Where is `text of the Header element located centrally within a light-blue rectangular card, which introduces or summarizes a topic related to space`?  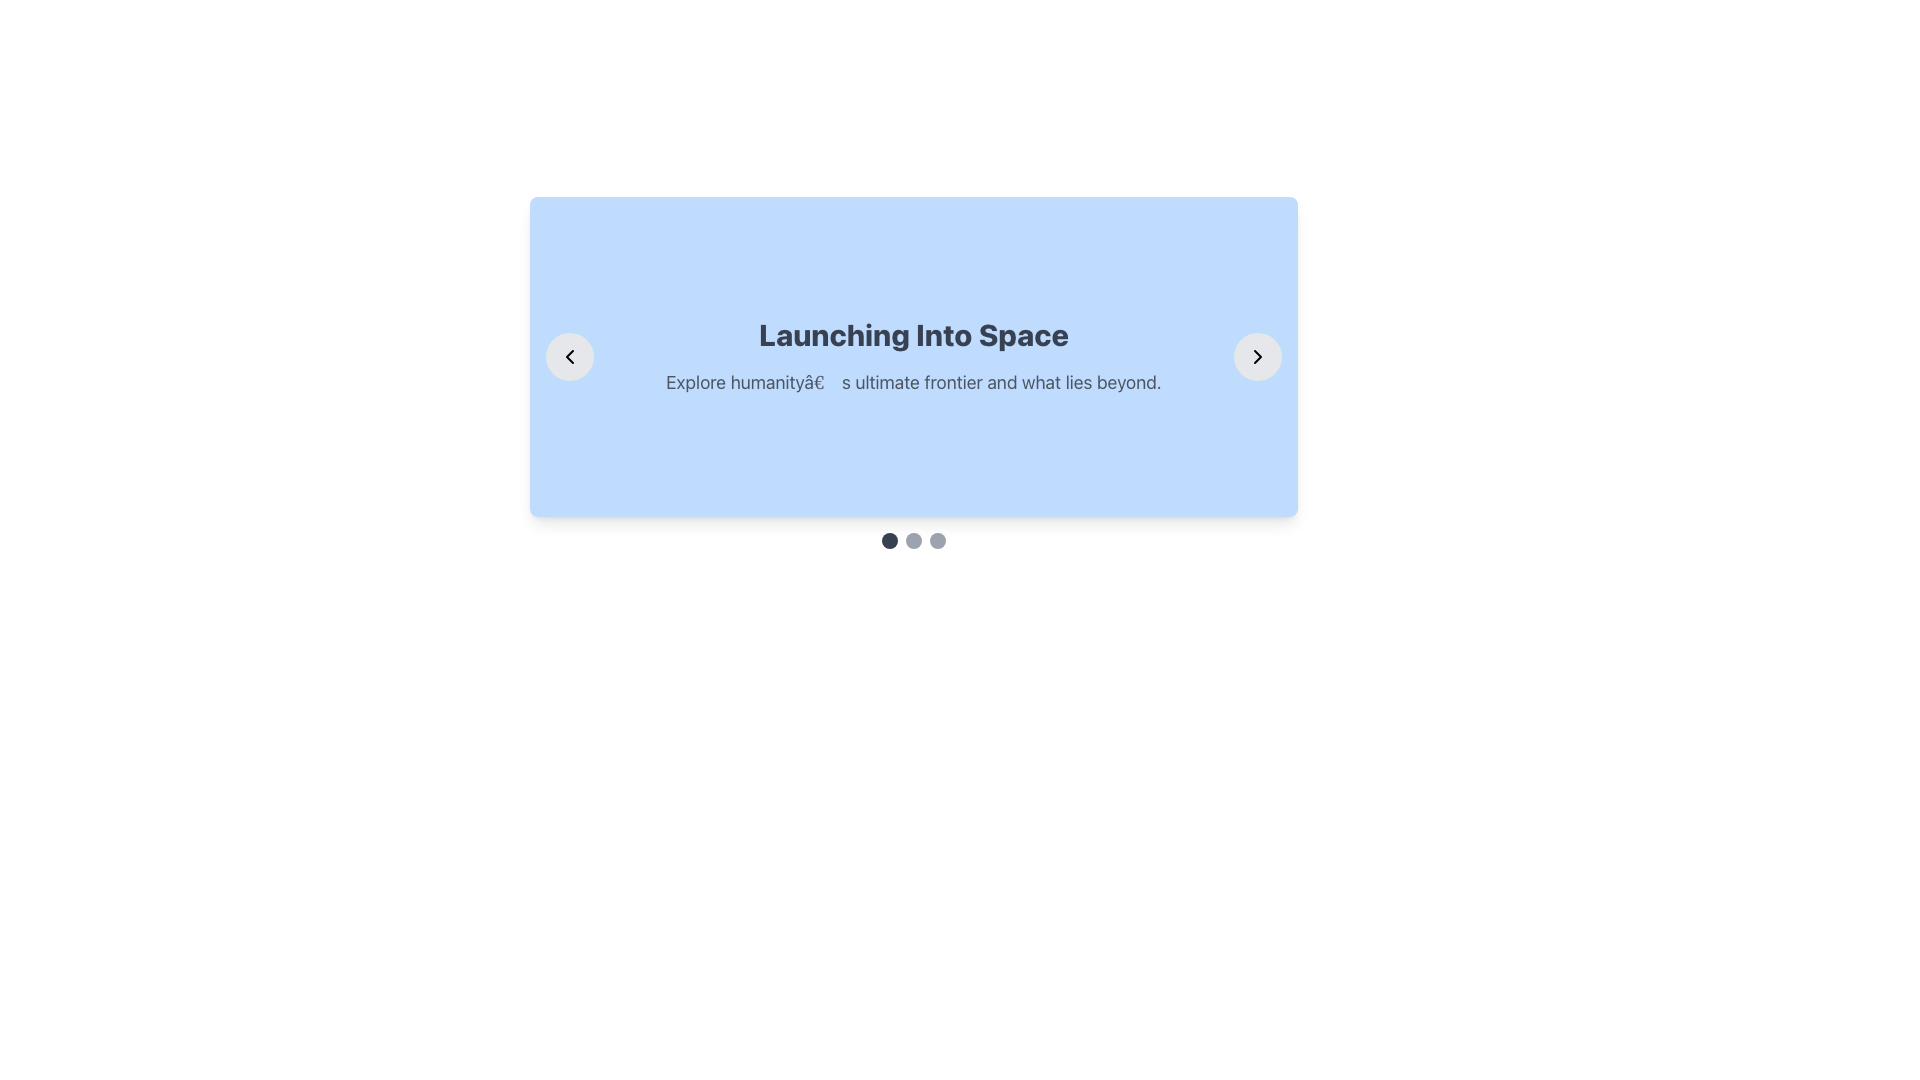
text of the Header element located centrally within a light-blue rectangular card, which introduces or summarizes a topic related to space is located at coordinates (912, 334).